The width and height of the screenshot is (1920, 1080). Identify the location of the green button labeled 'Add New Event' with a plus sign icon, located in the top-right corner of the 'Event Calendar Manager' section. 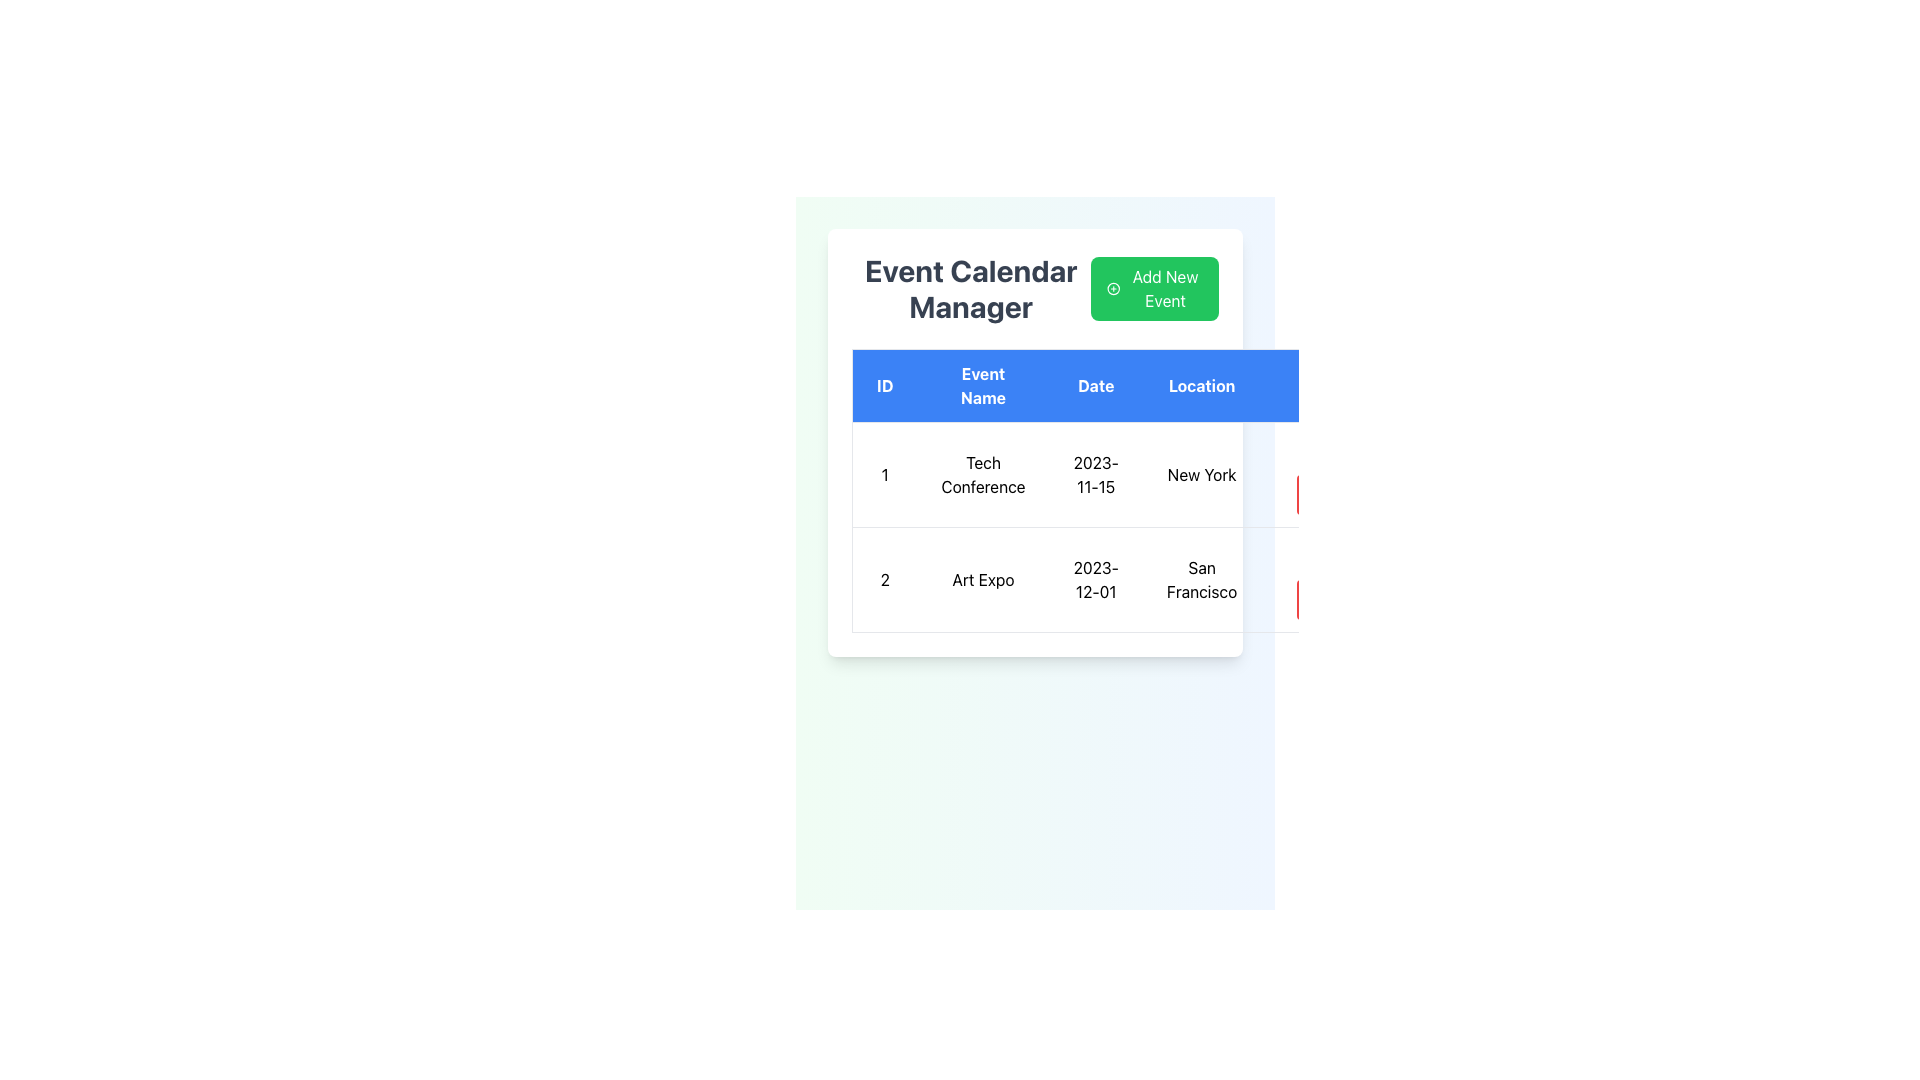
(1154, 289).